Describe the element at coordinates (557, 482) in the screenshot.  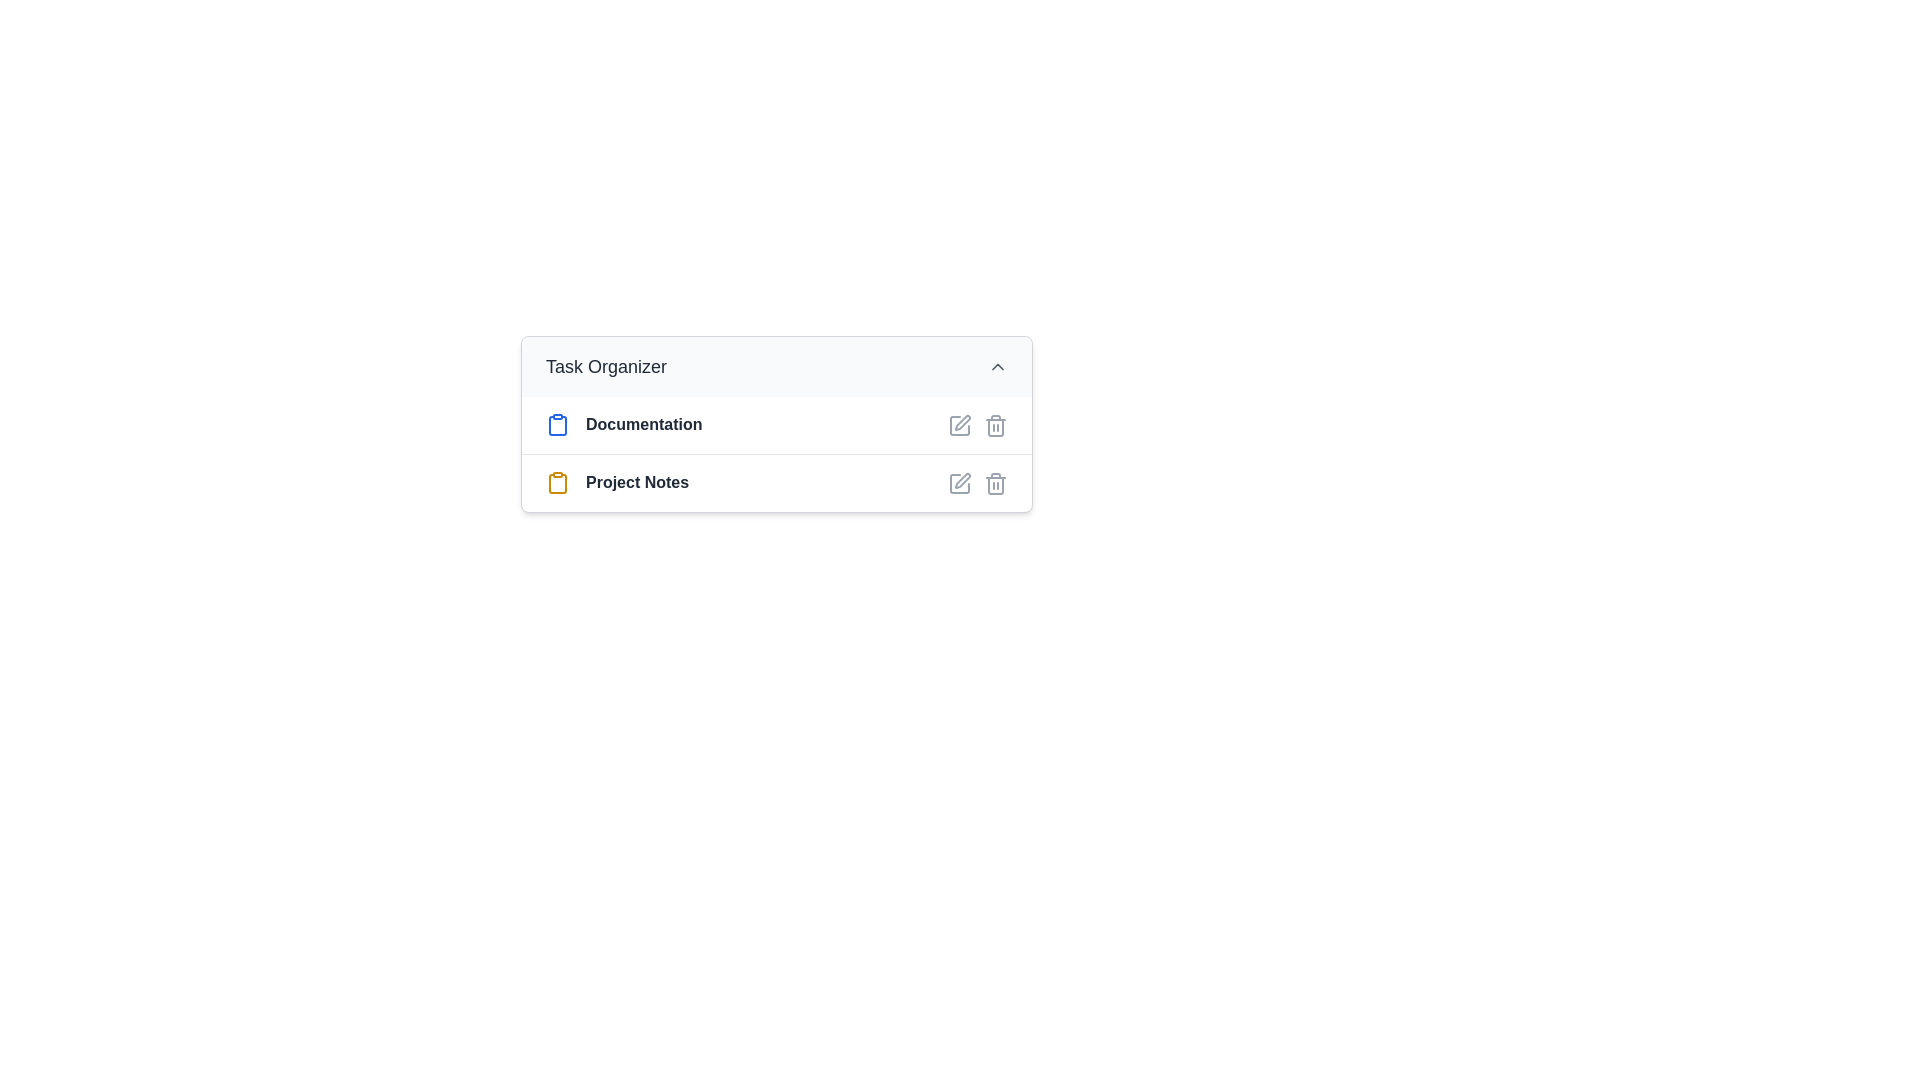
I see `the orange clipboard icon located to the left of the 'Project Notes' text` at that location.